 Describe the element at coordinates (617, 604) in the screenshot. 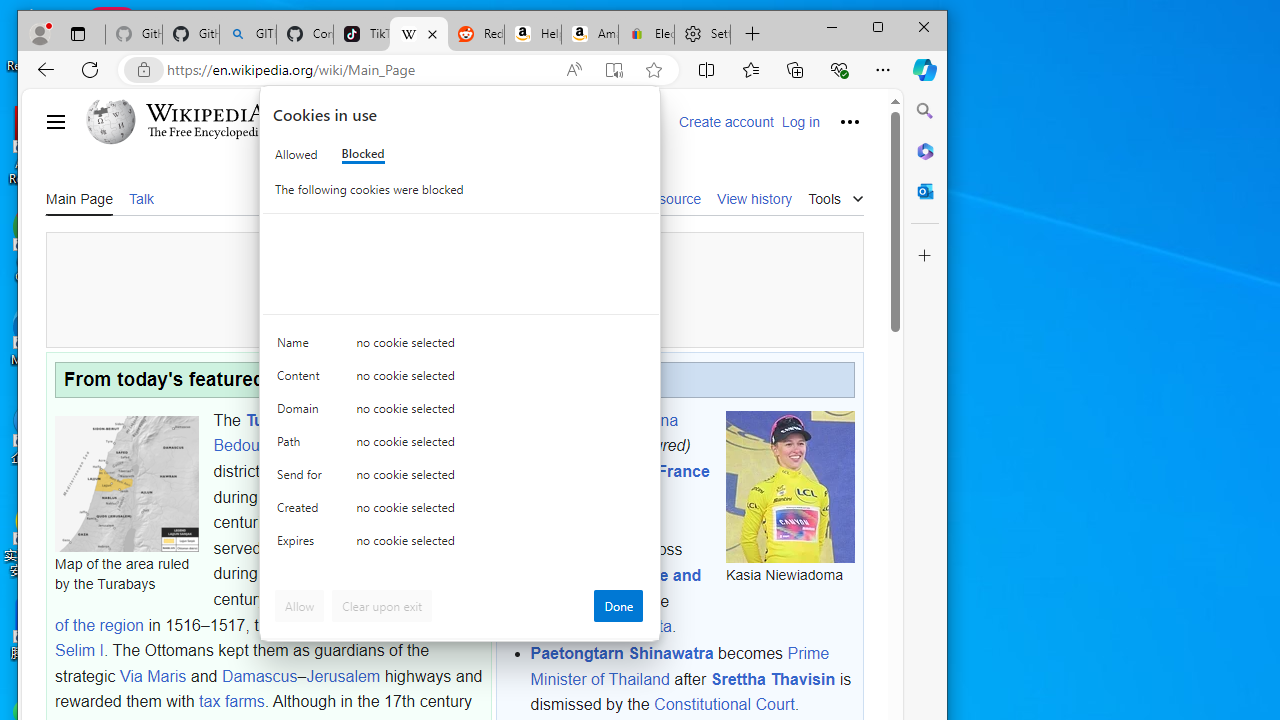

I see `'Done'` at that location.